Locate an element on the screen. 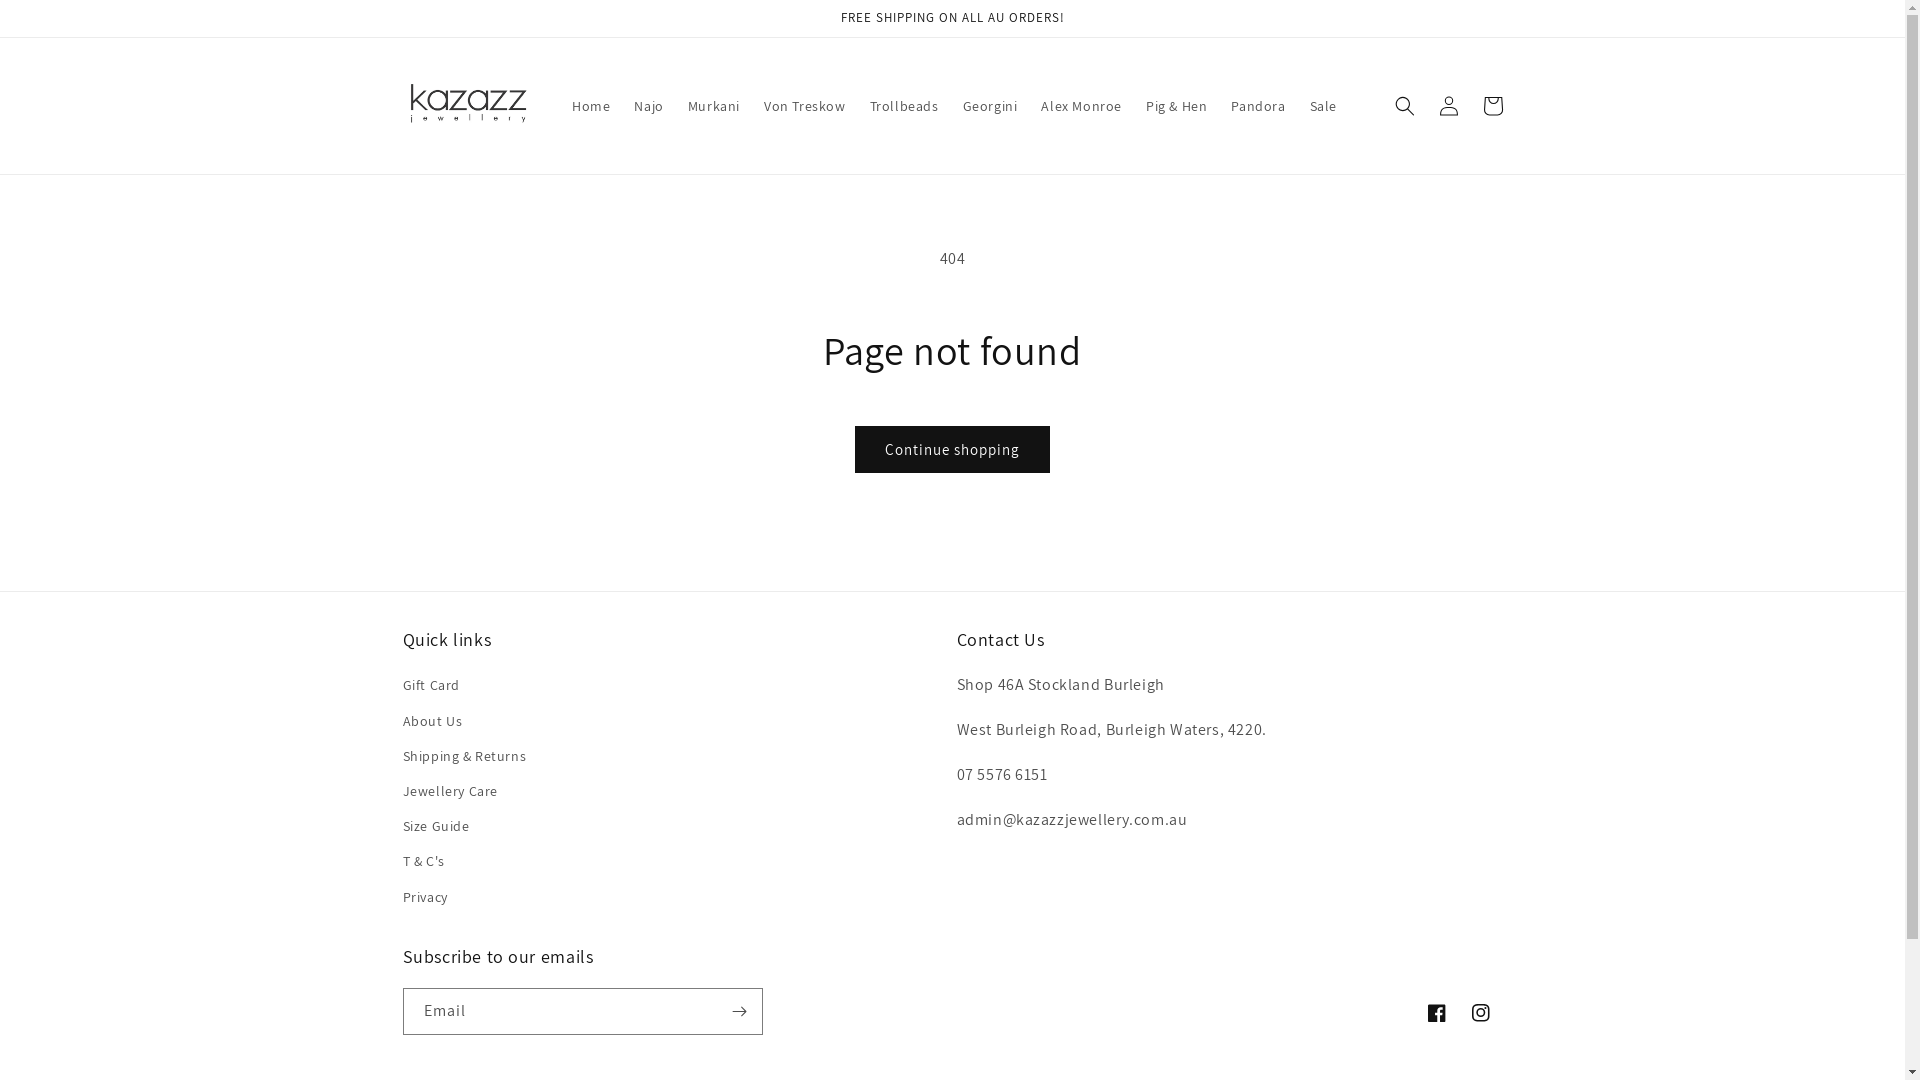 This screenshot has width=1920, height=1080. 'Trollbeads' is located at coordinates (858, 105).